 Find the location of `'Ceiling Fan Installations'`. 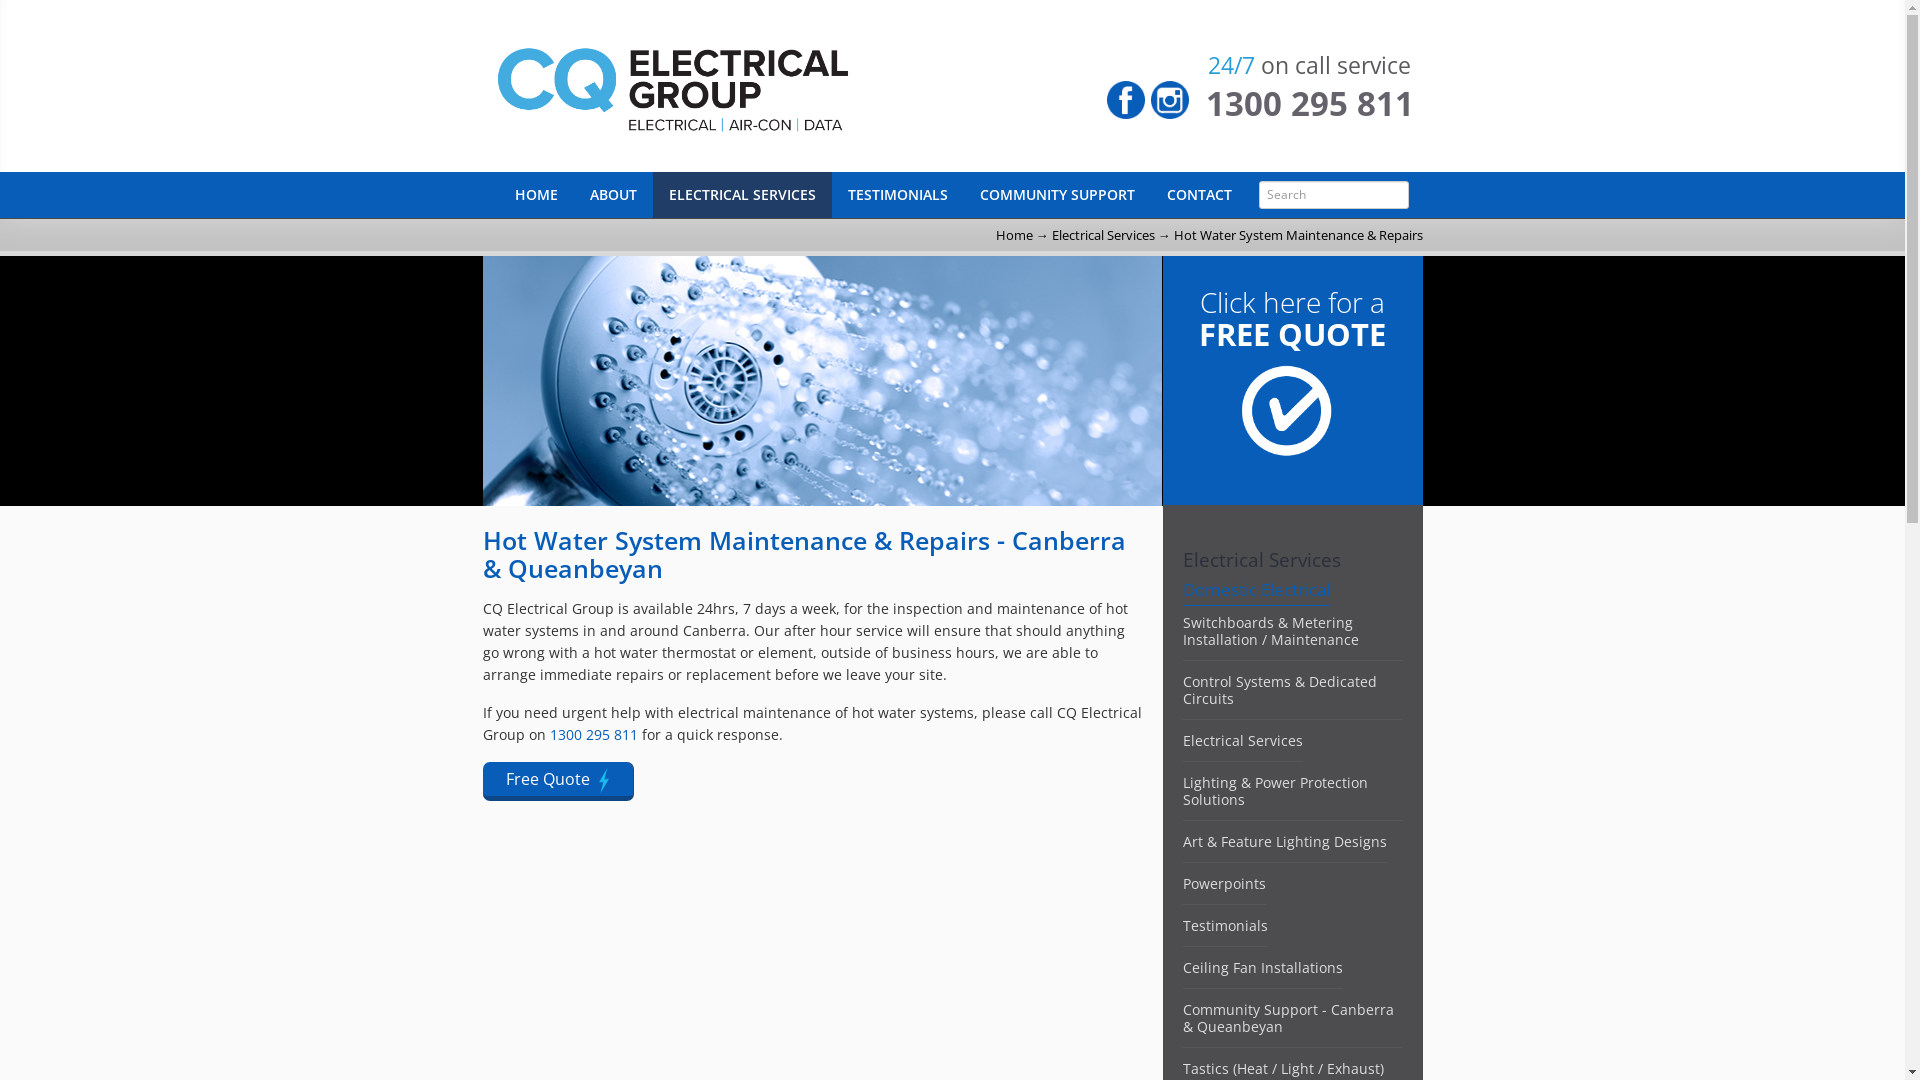

'Ceiling Fan Installations' is located at coordinates (1261, 966).